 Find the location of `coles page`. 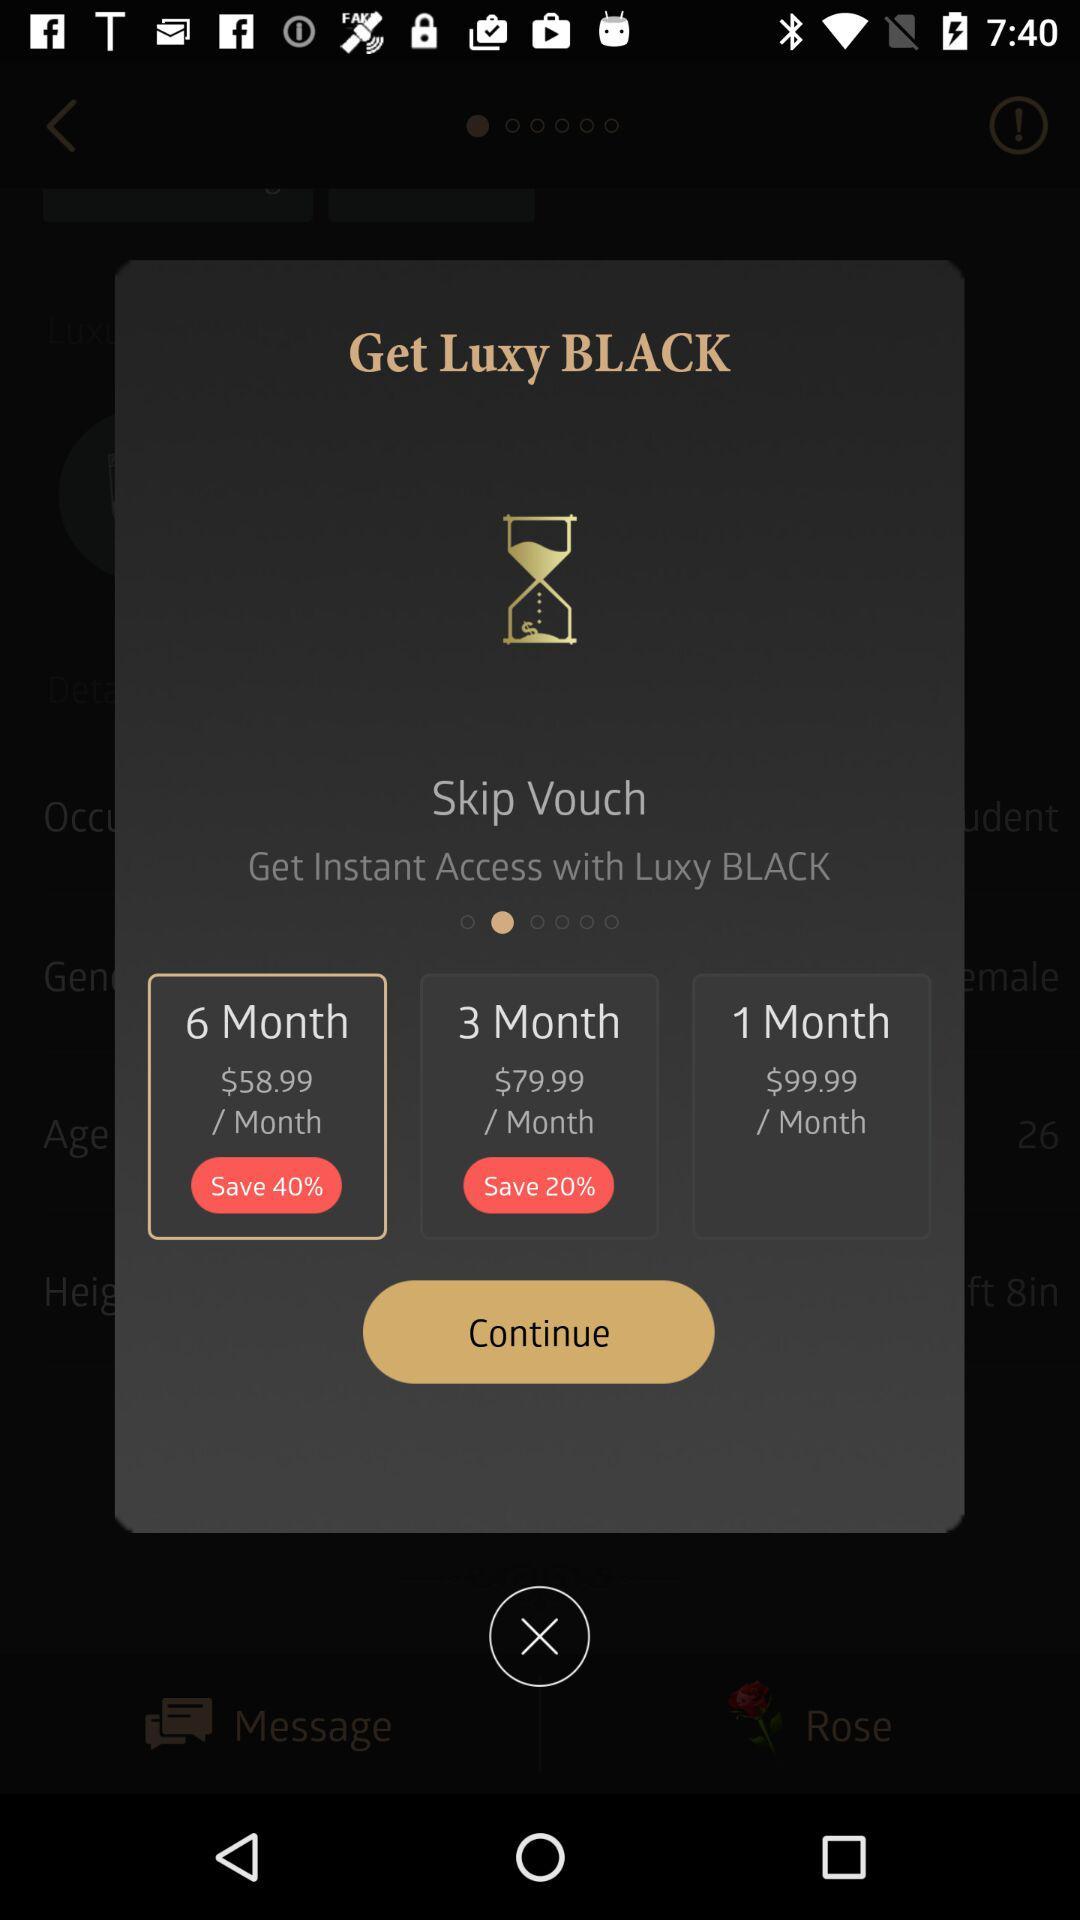

coles page is located at coordinates (538, 1636).